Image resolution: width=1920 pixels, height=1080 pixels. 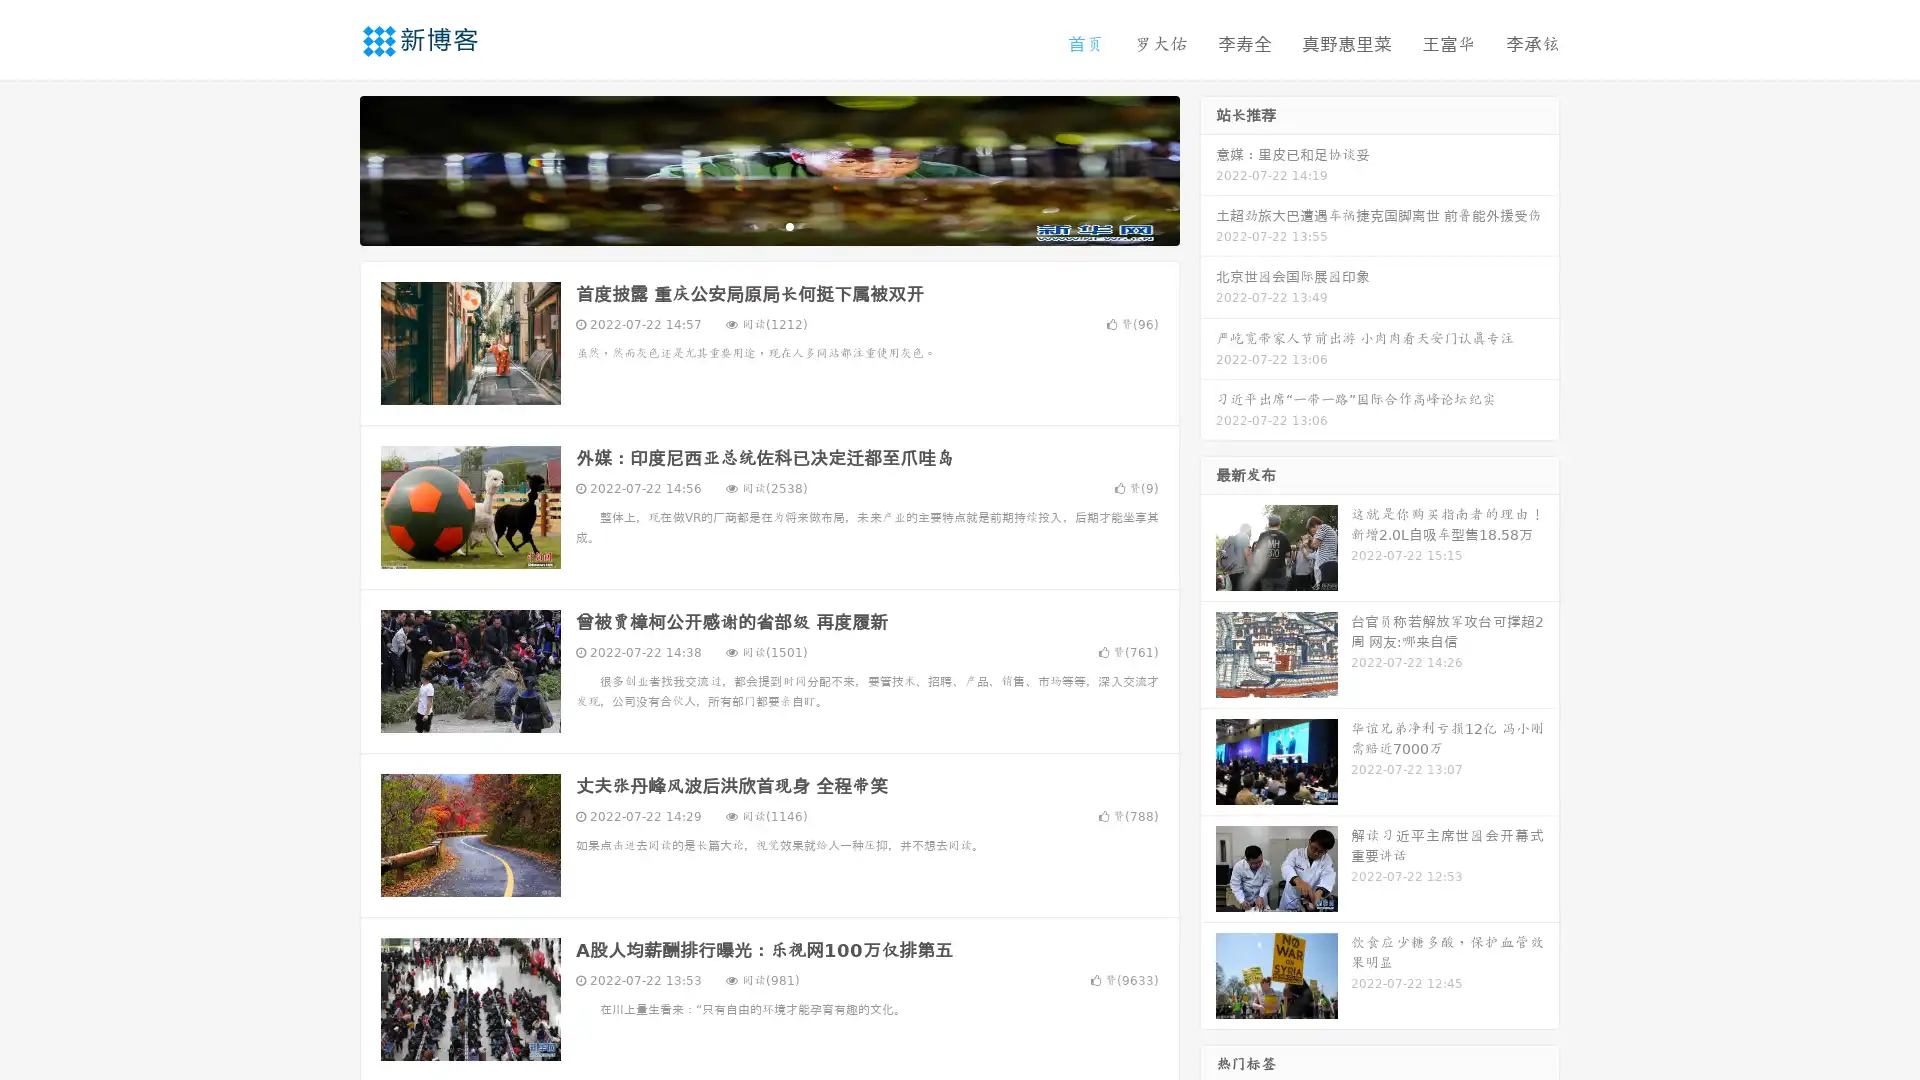 I want to click on Go to slide 2, so click(x=768, y=225).